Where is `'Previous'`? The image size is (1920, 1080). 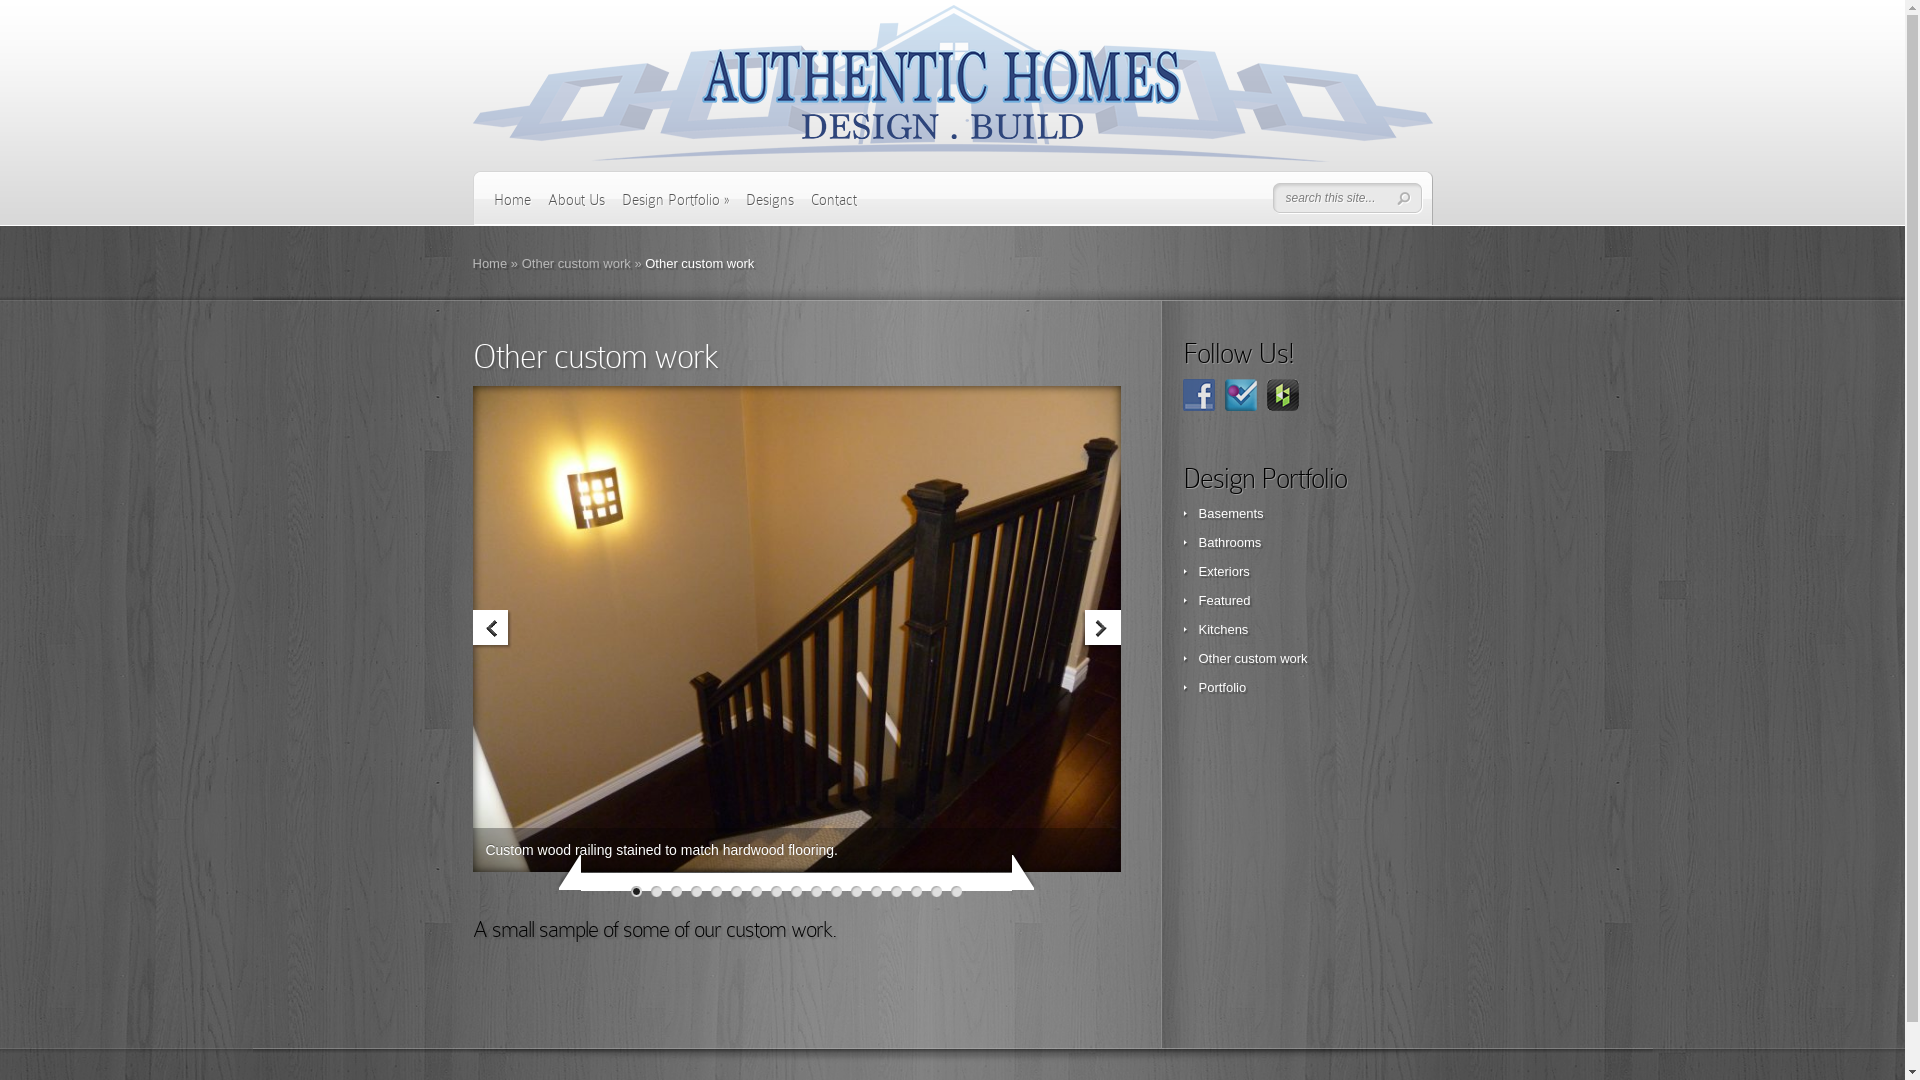
'Previous' is located at coordinates (491, 628).